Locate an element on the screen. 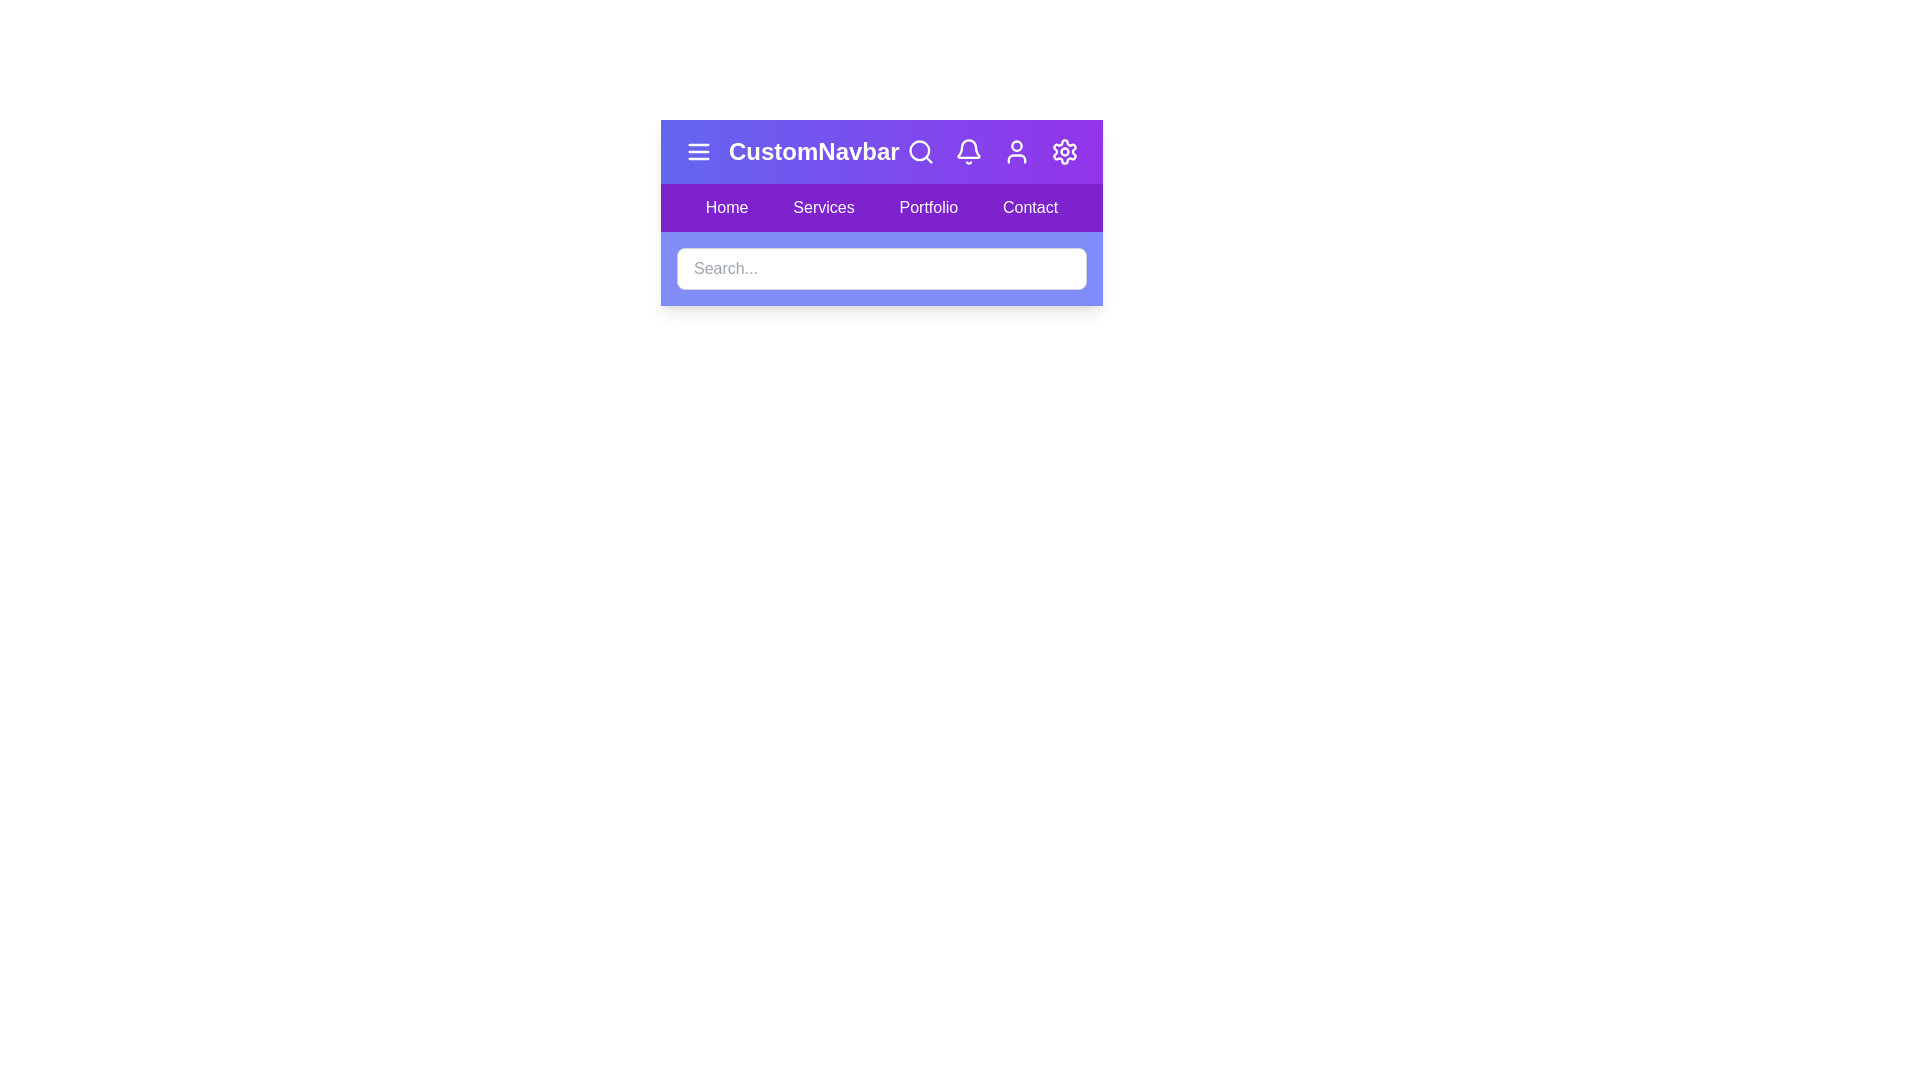 The width and height of the screenshot is (1920, 1080). the search button to toggle the visibility of the search bar is located at coordinates (920, 150).